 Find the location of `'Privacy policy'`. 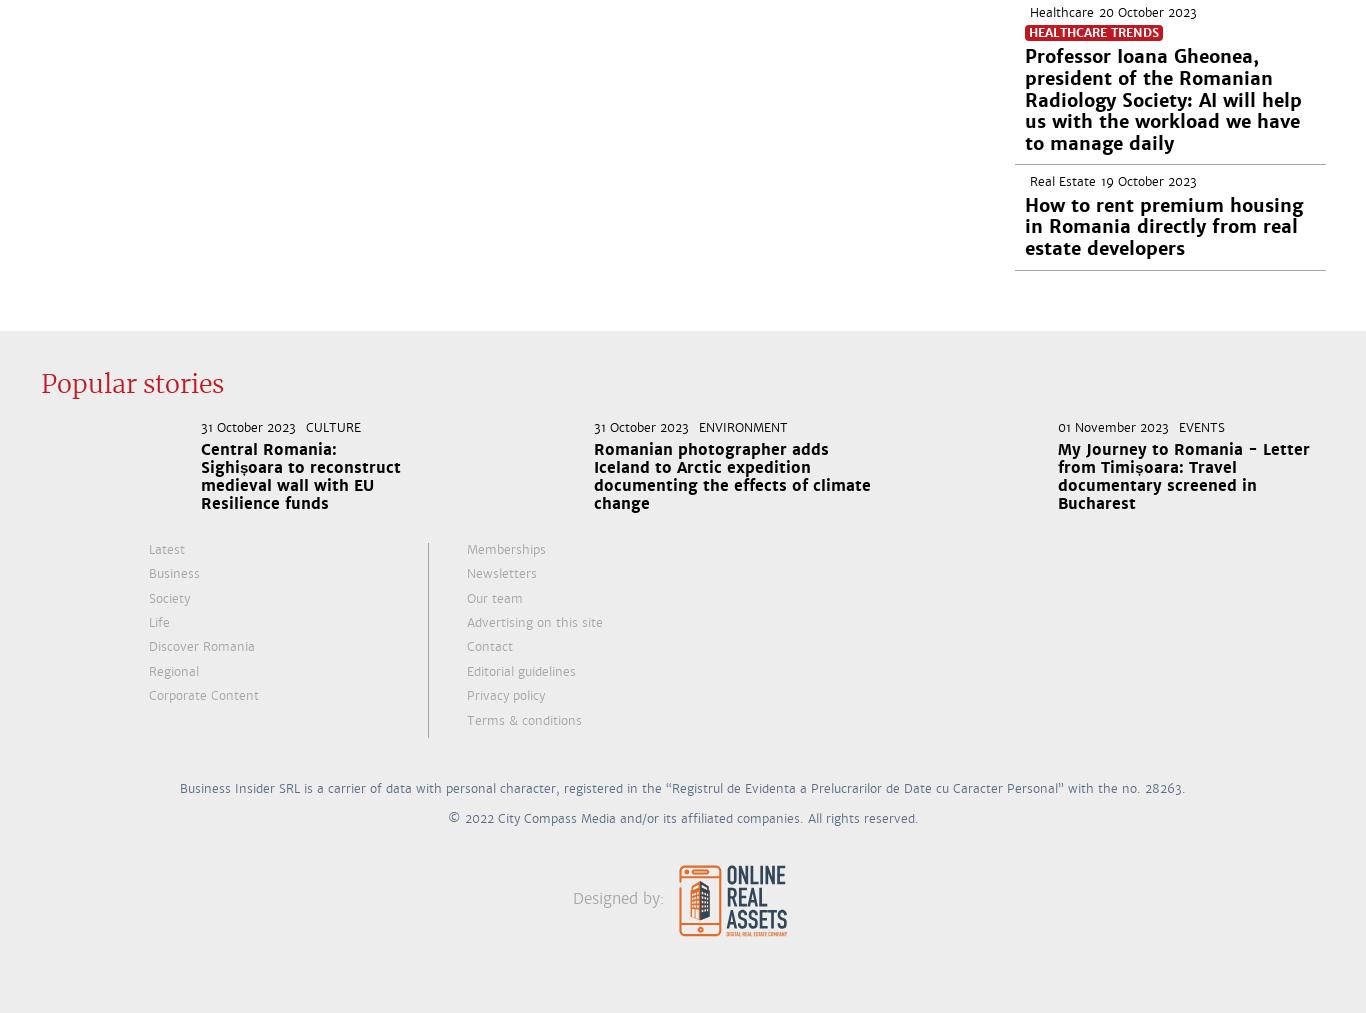

'Privacy policy' is located at coordinates (467, 695).